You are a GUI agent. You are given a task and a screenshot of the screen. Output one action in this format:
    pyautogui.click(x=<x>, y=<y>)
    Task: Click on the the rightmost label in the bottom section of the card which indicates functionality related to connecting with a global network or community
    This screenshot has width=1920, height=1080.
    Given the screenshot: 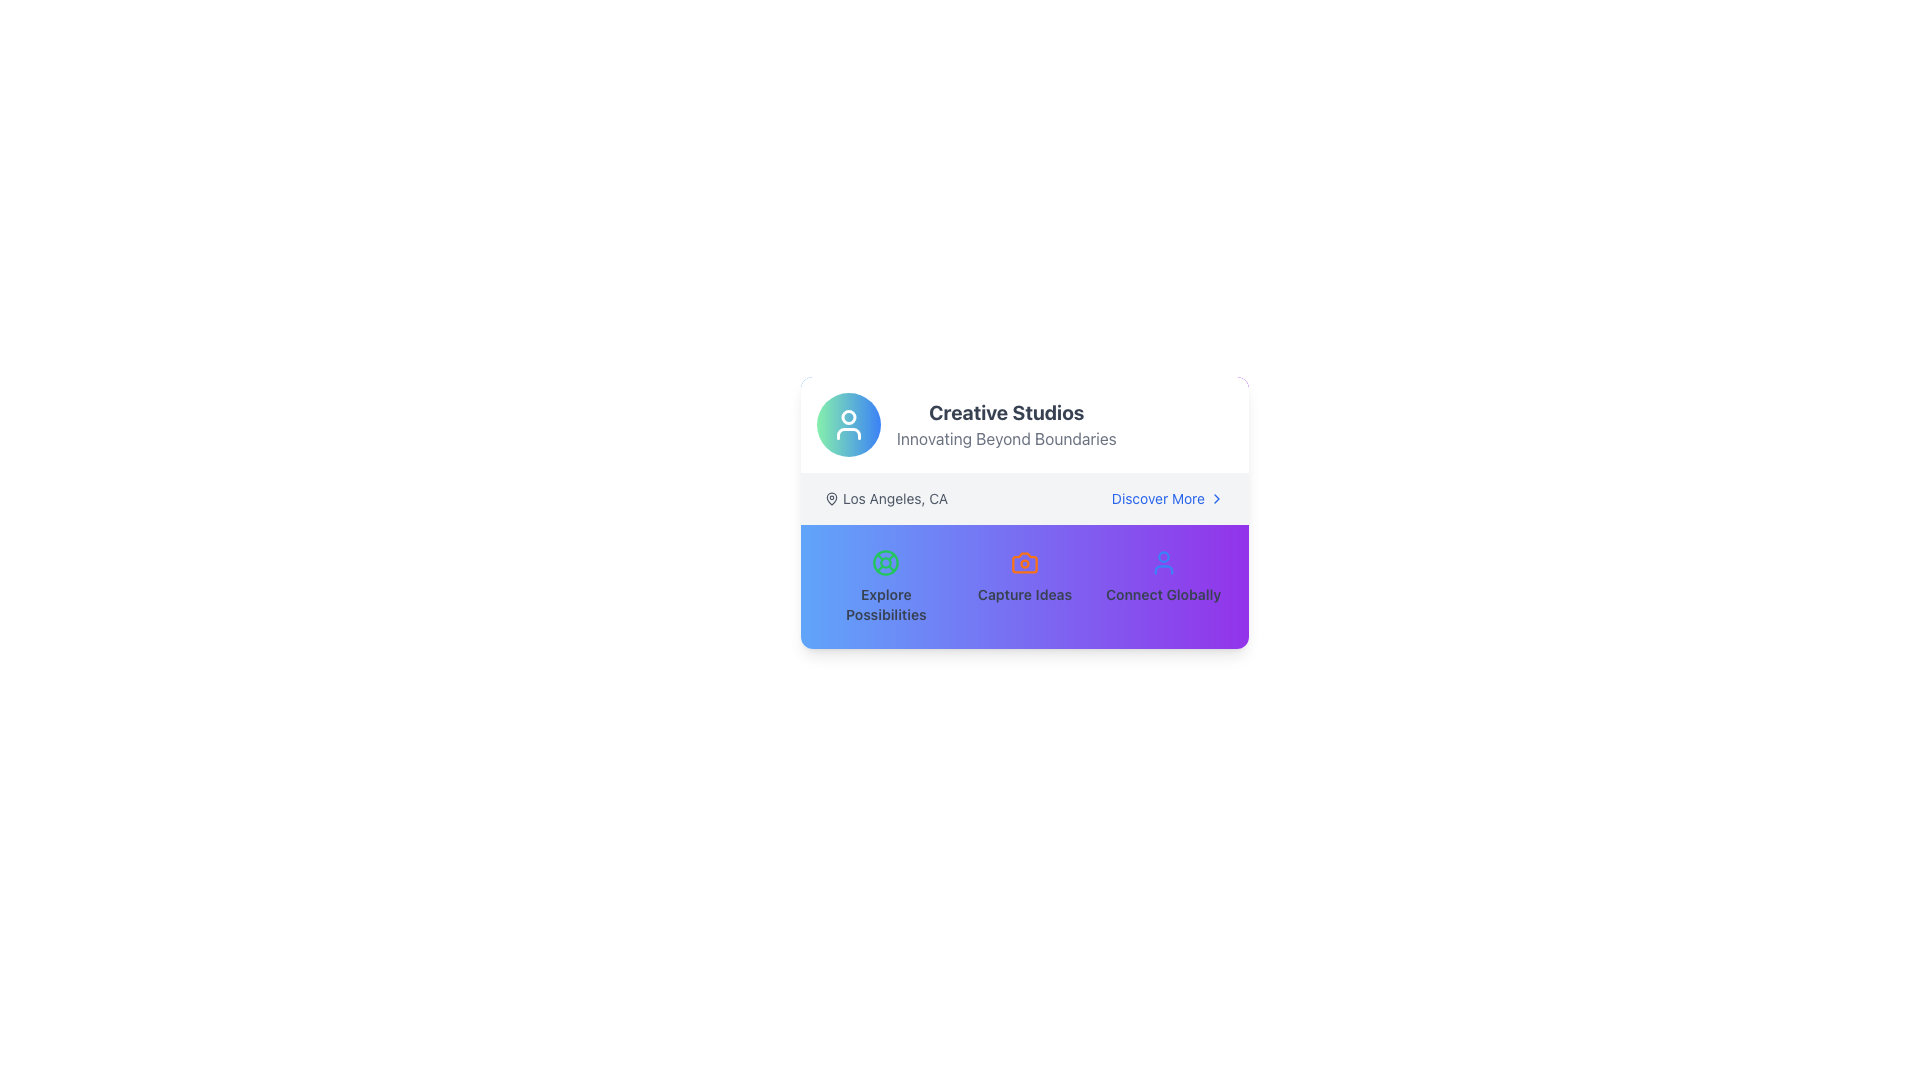 What is the action you would take?
    pyautogui.click(x=1163, y=593)
    